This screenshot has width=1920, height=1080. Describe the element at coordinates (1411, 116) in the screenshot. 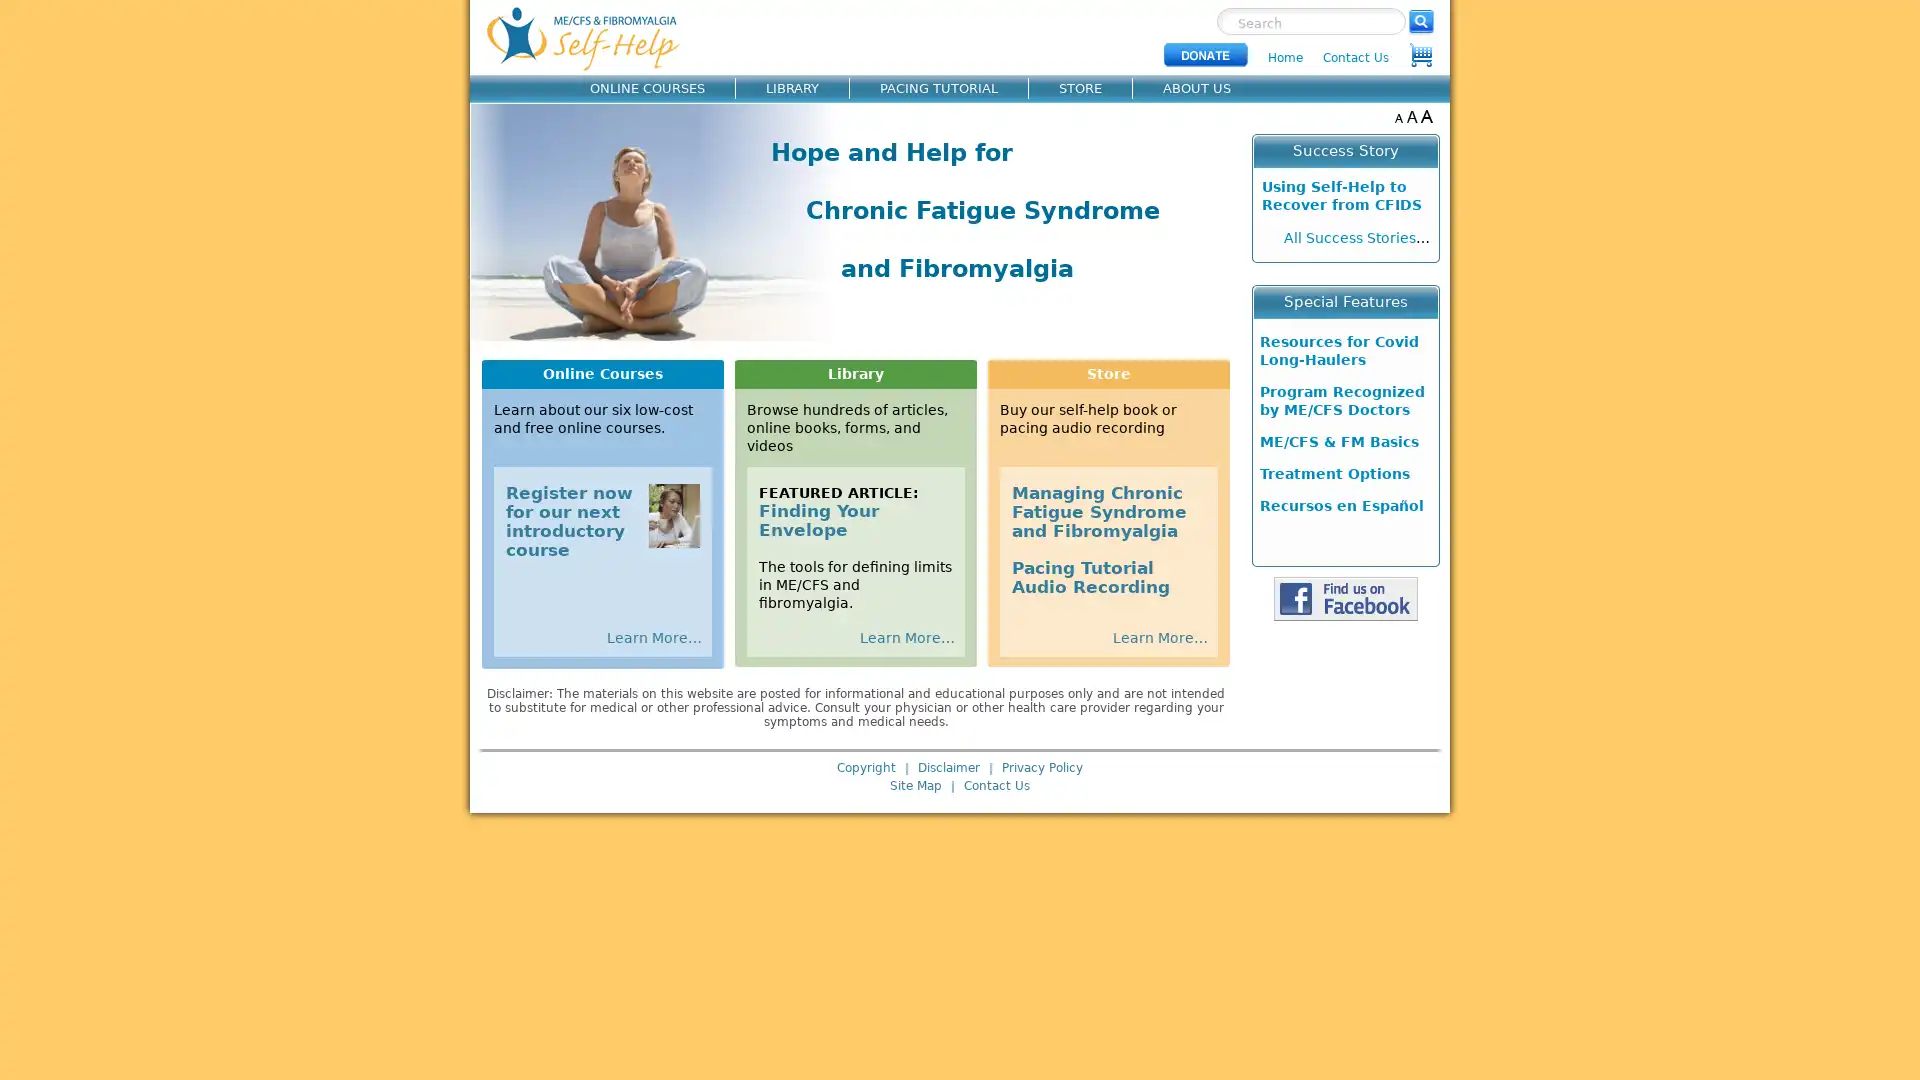

I see `A` at that location.